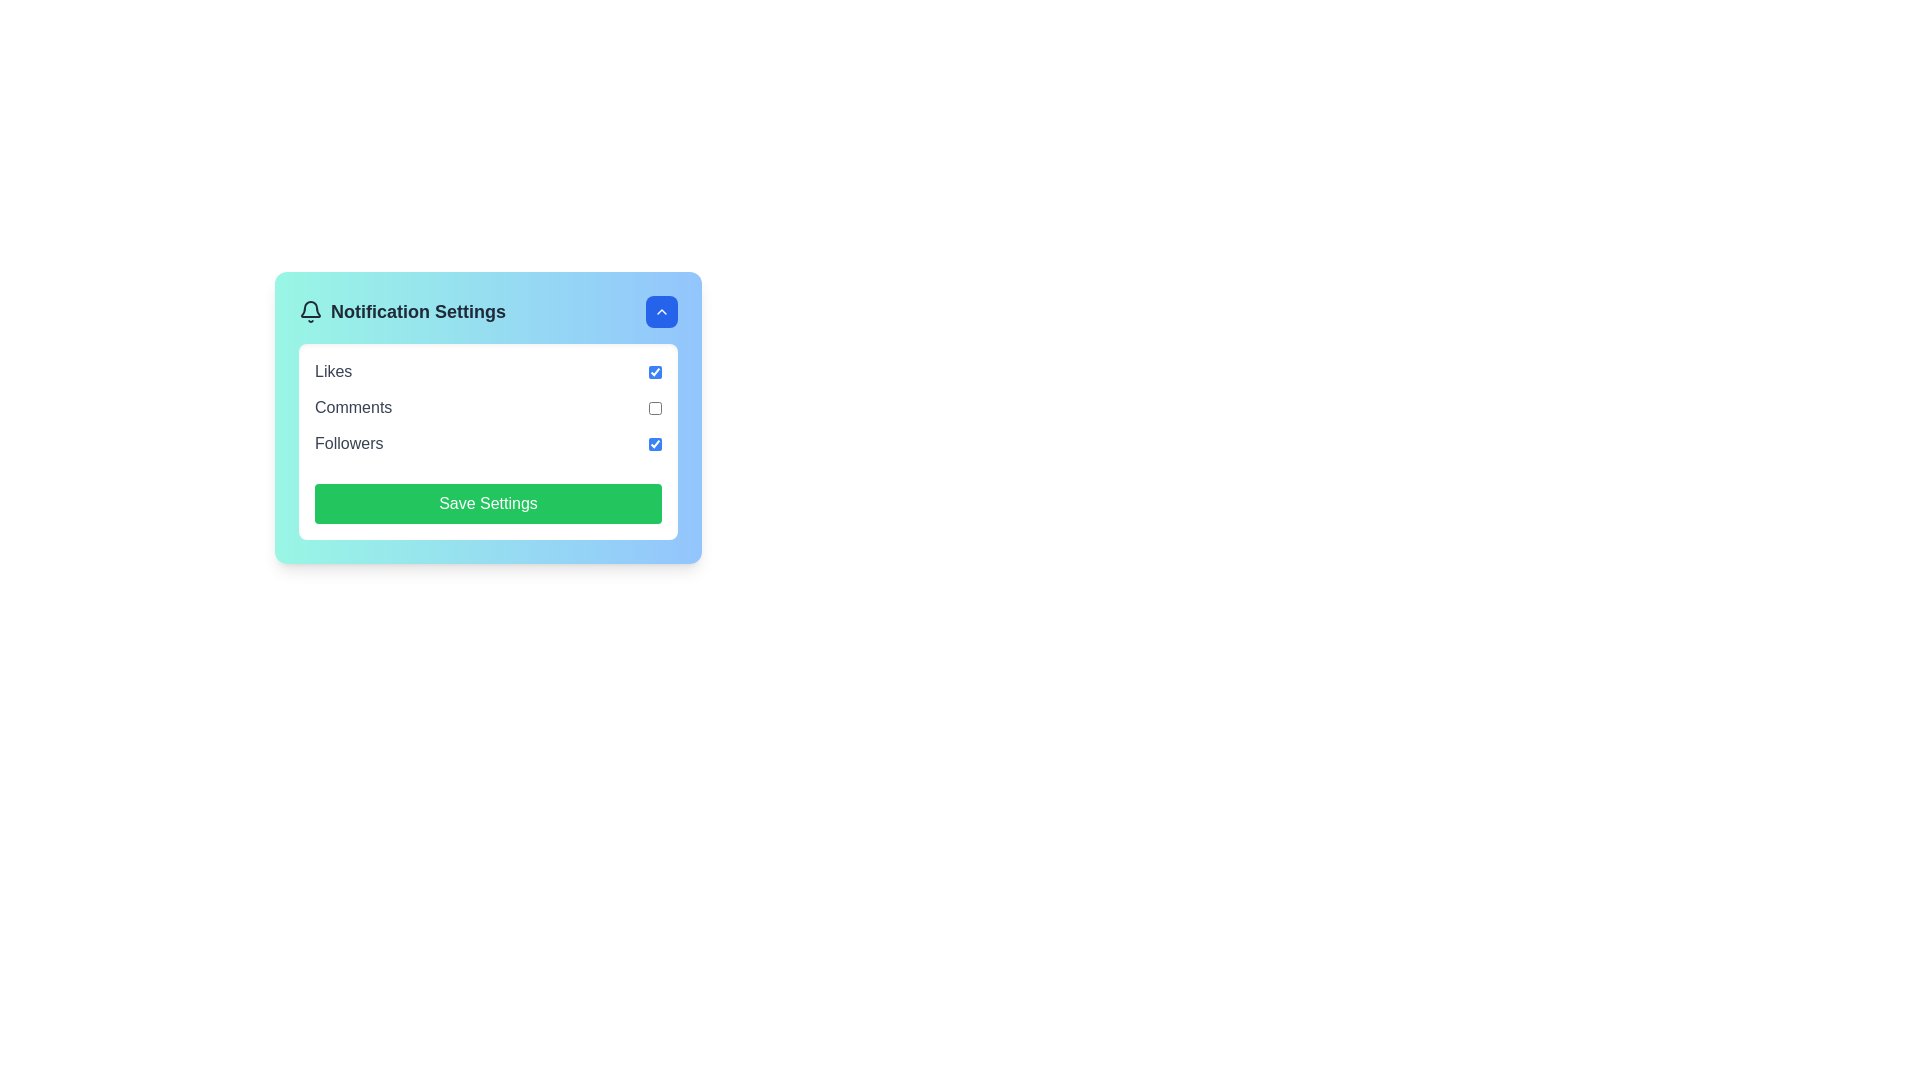 The height and width of the screenshot is (1080, 1920). Describe the element at coordinates (349, 442) in the screenshot. I see `text of the third Text Label in the vertical list within the settings panel, which serves as a label for the associated checkbox located directly below the 'Comments' label` at that location.